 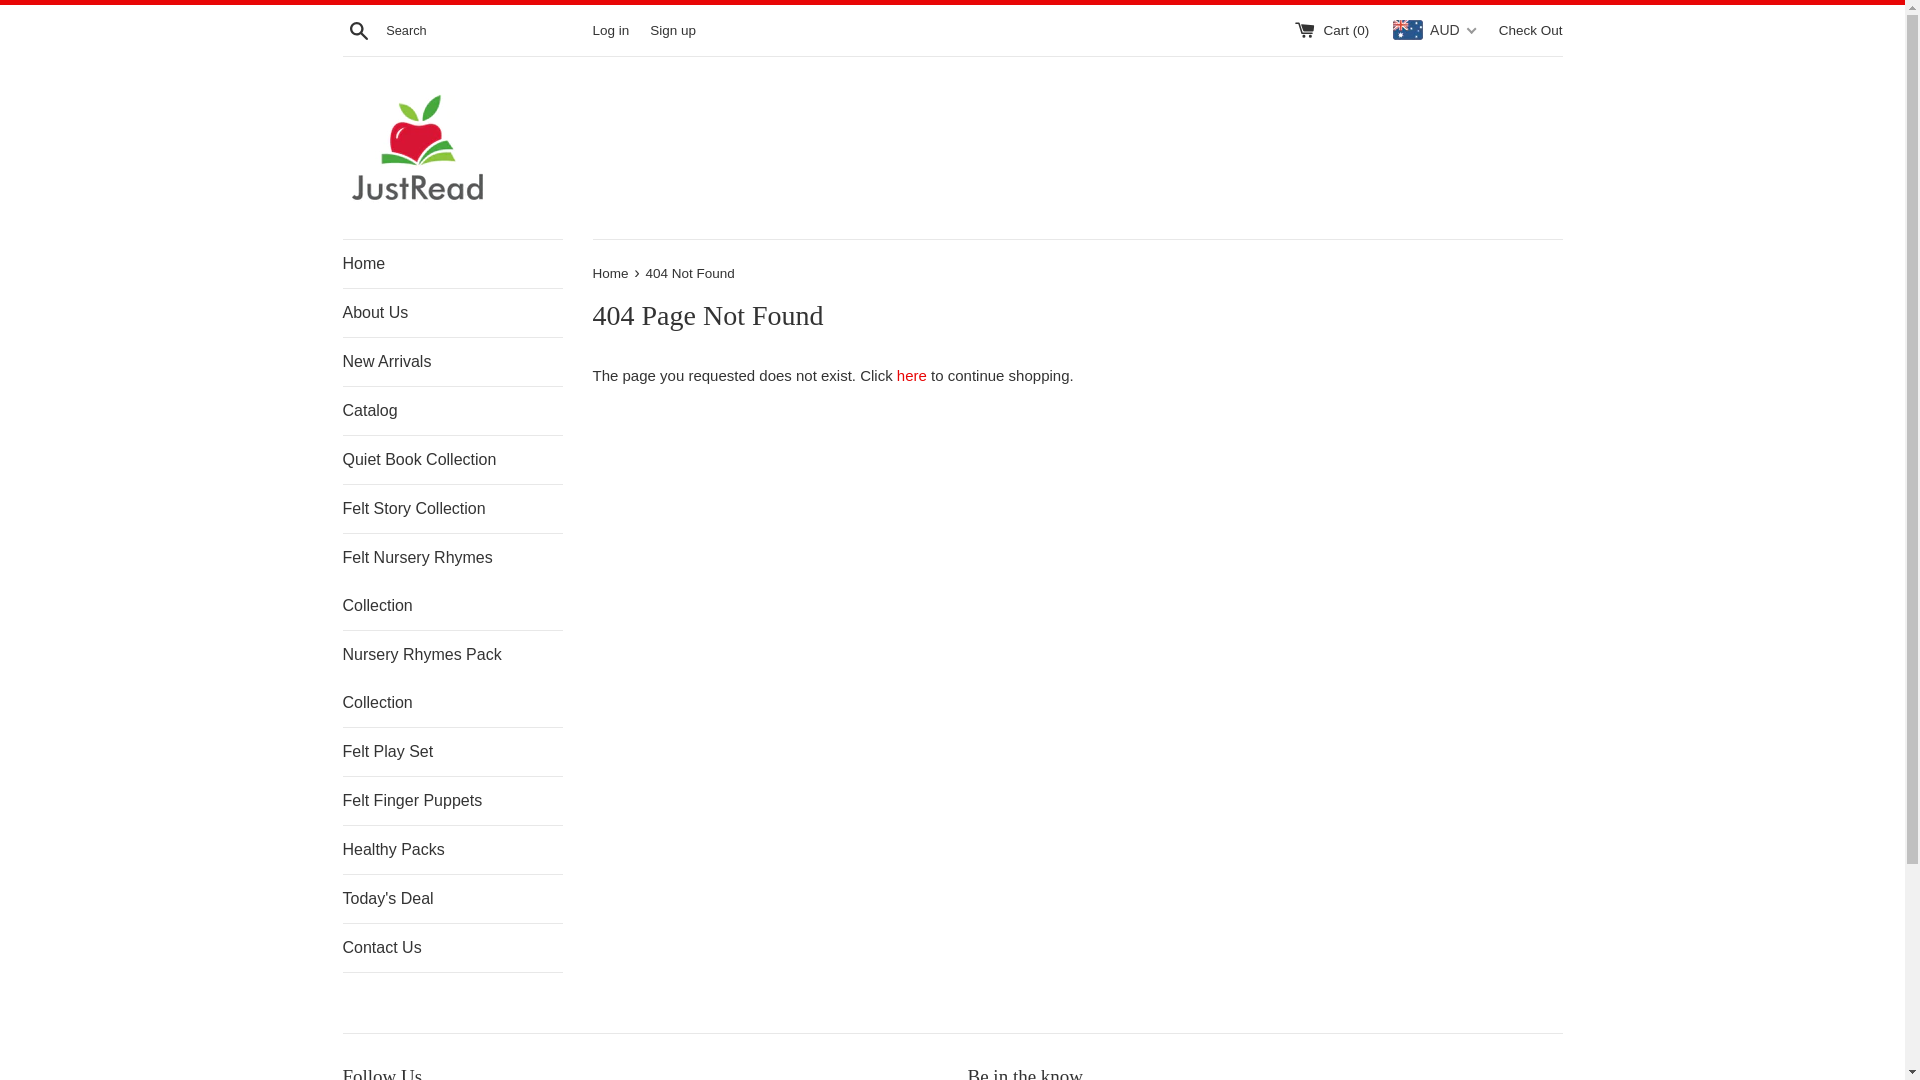 I want to click on 'About Us', so click(x=450, y=312).